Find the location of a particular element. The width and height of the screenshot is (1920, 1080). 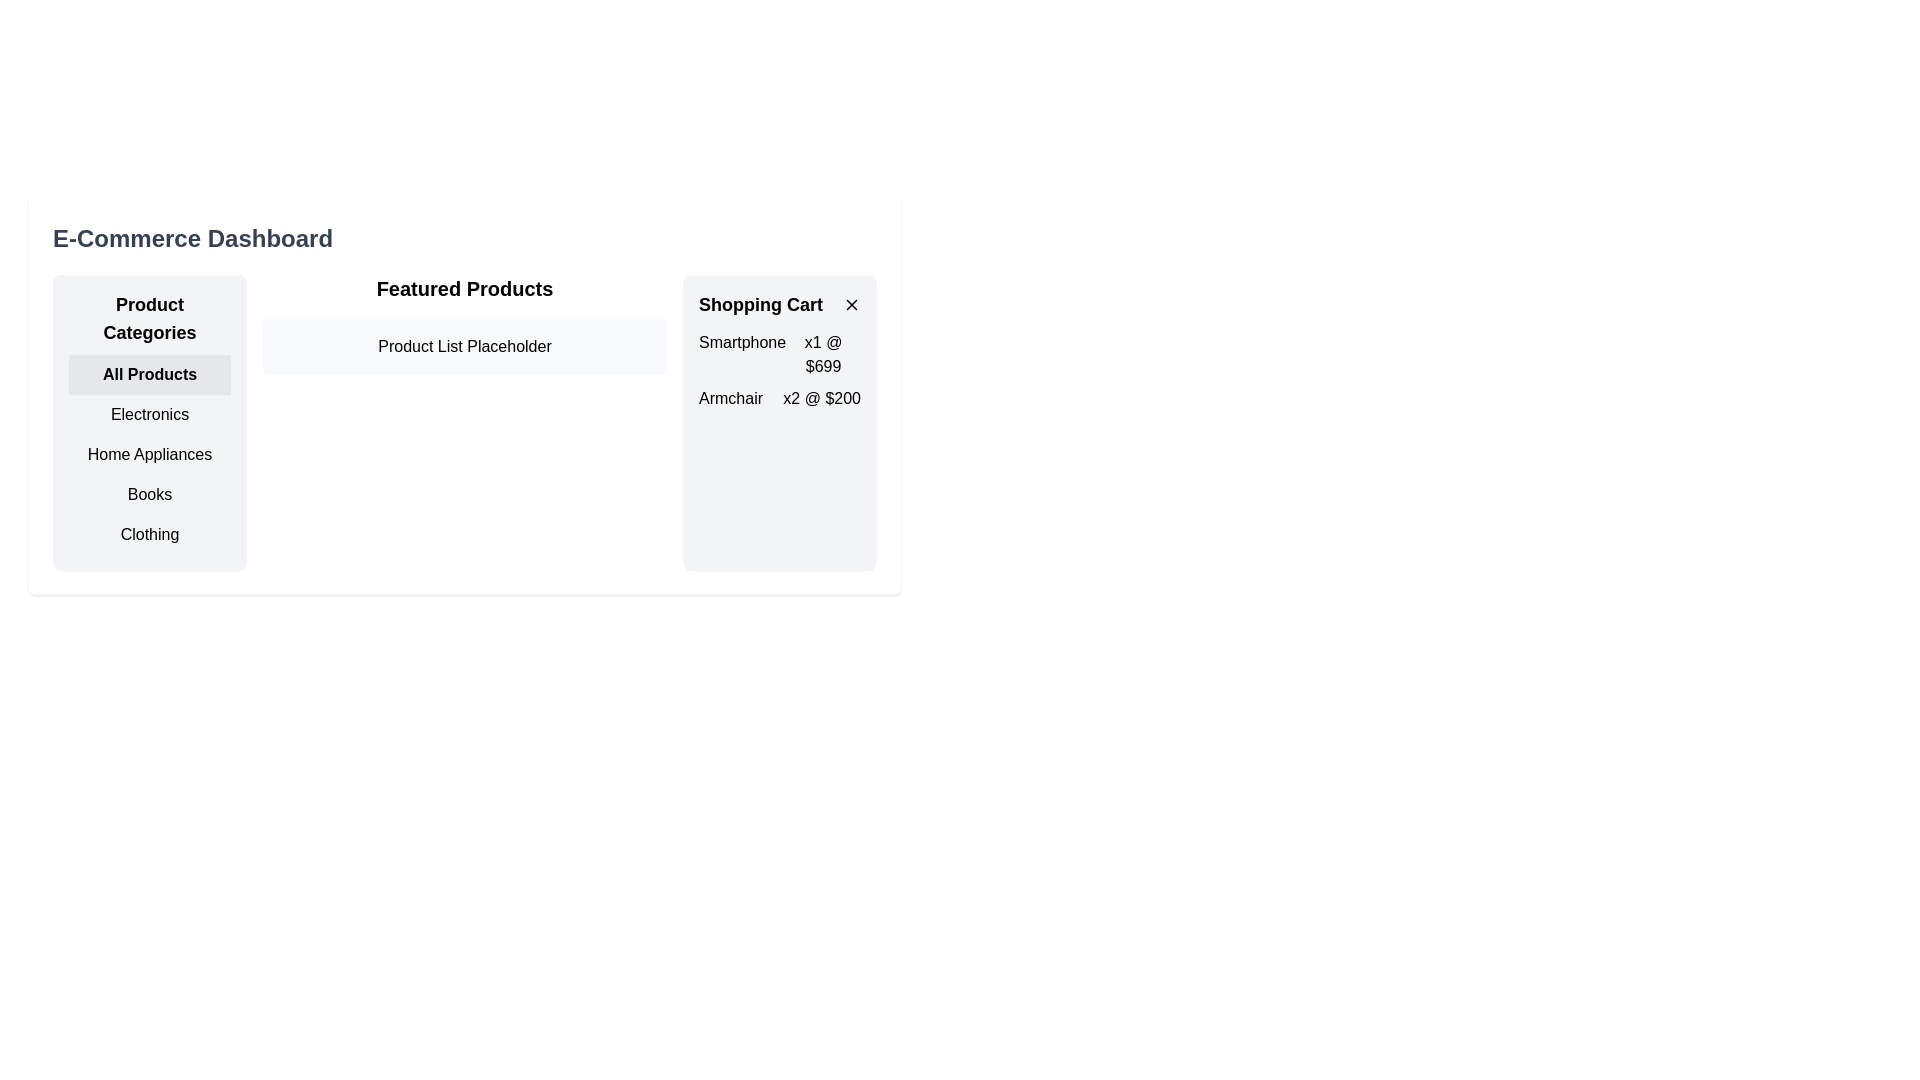

the small 'X' icon button located in the top right corner of the 'Shopping Cart' is located at coordinates (851, 304).